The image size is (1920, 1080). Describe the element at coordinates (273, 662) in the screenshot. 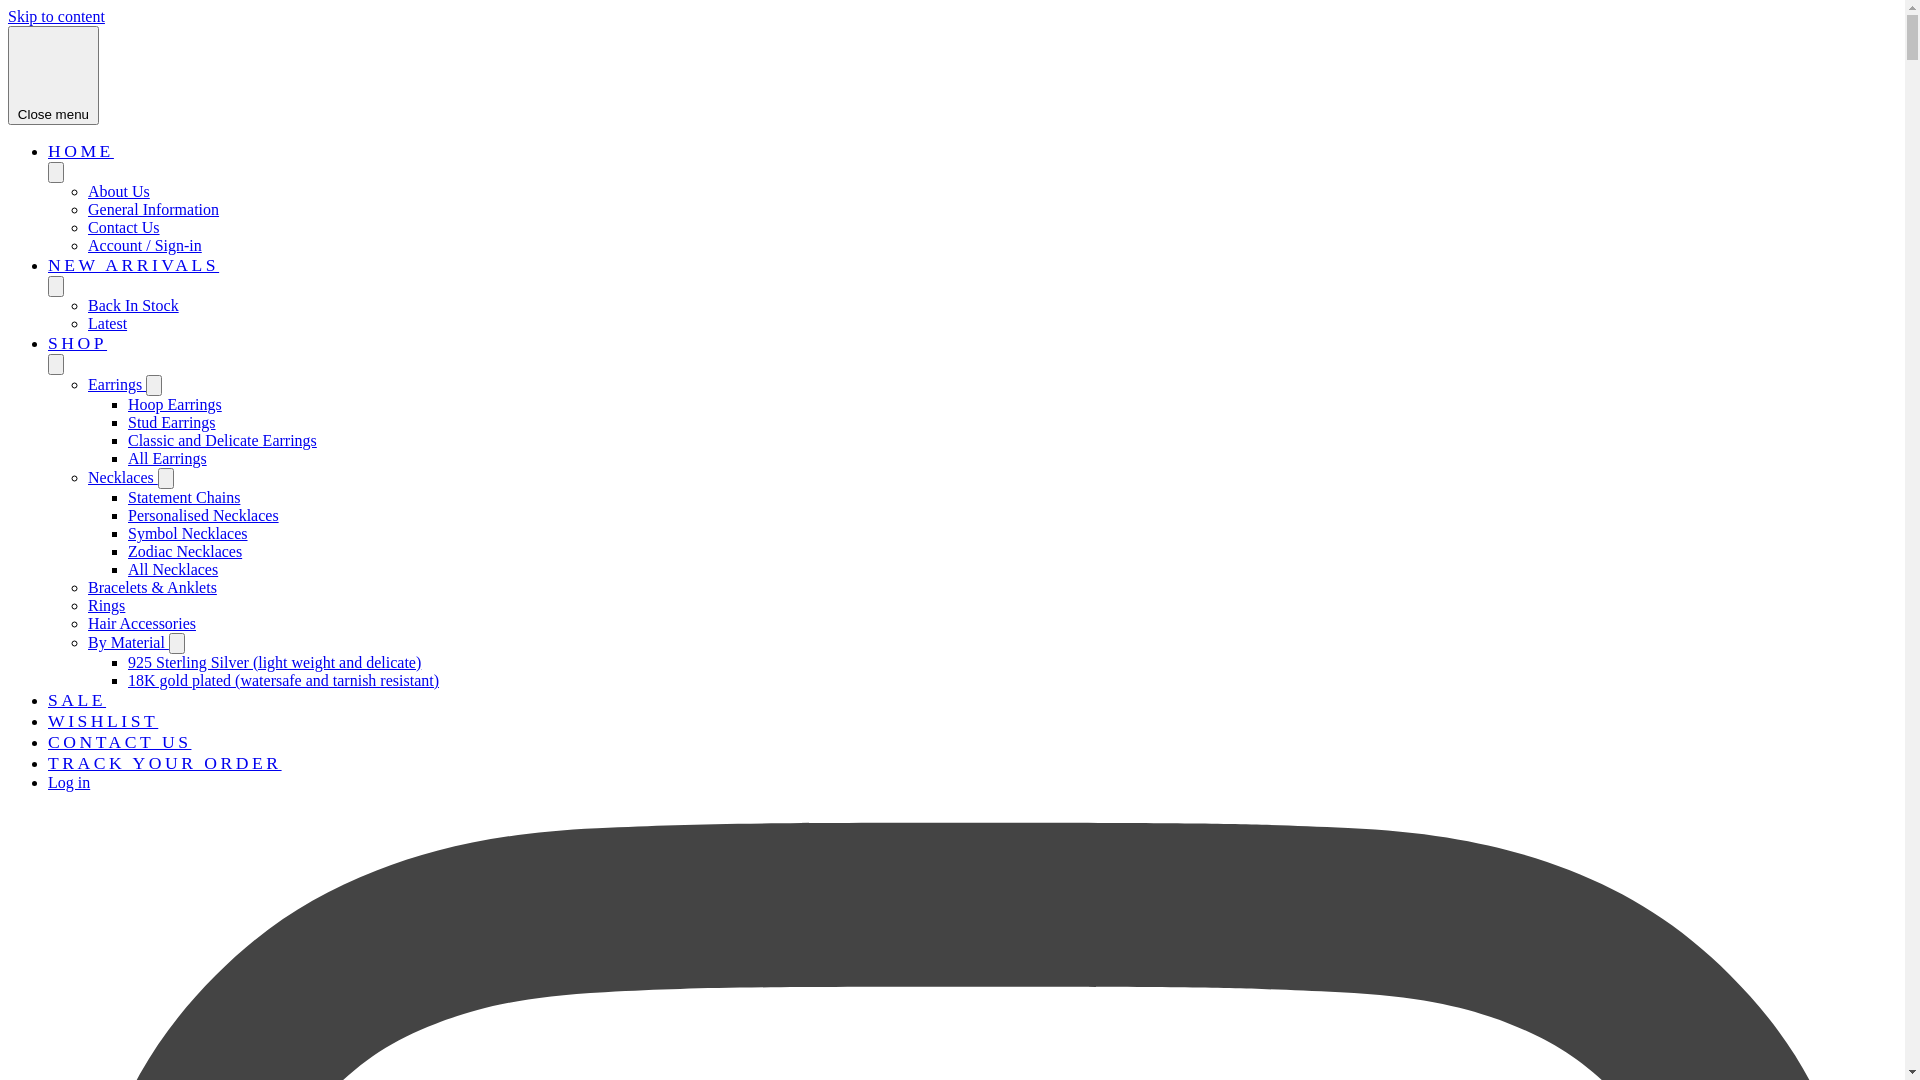

I see `'925 Sterling Silver (light weight and delicate)'` at that location.